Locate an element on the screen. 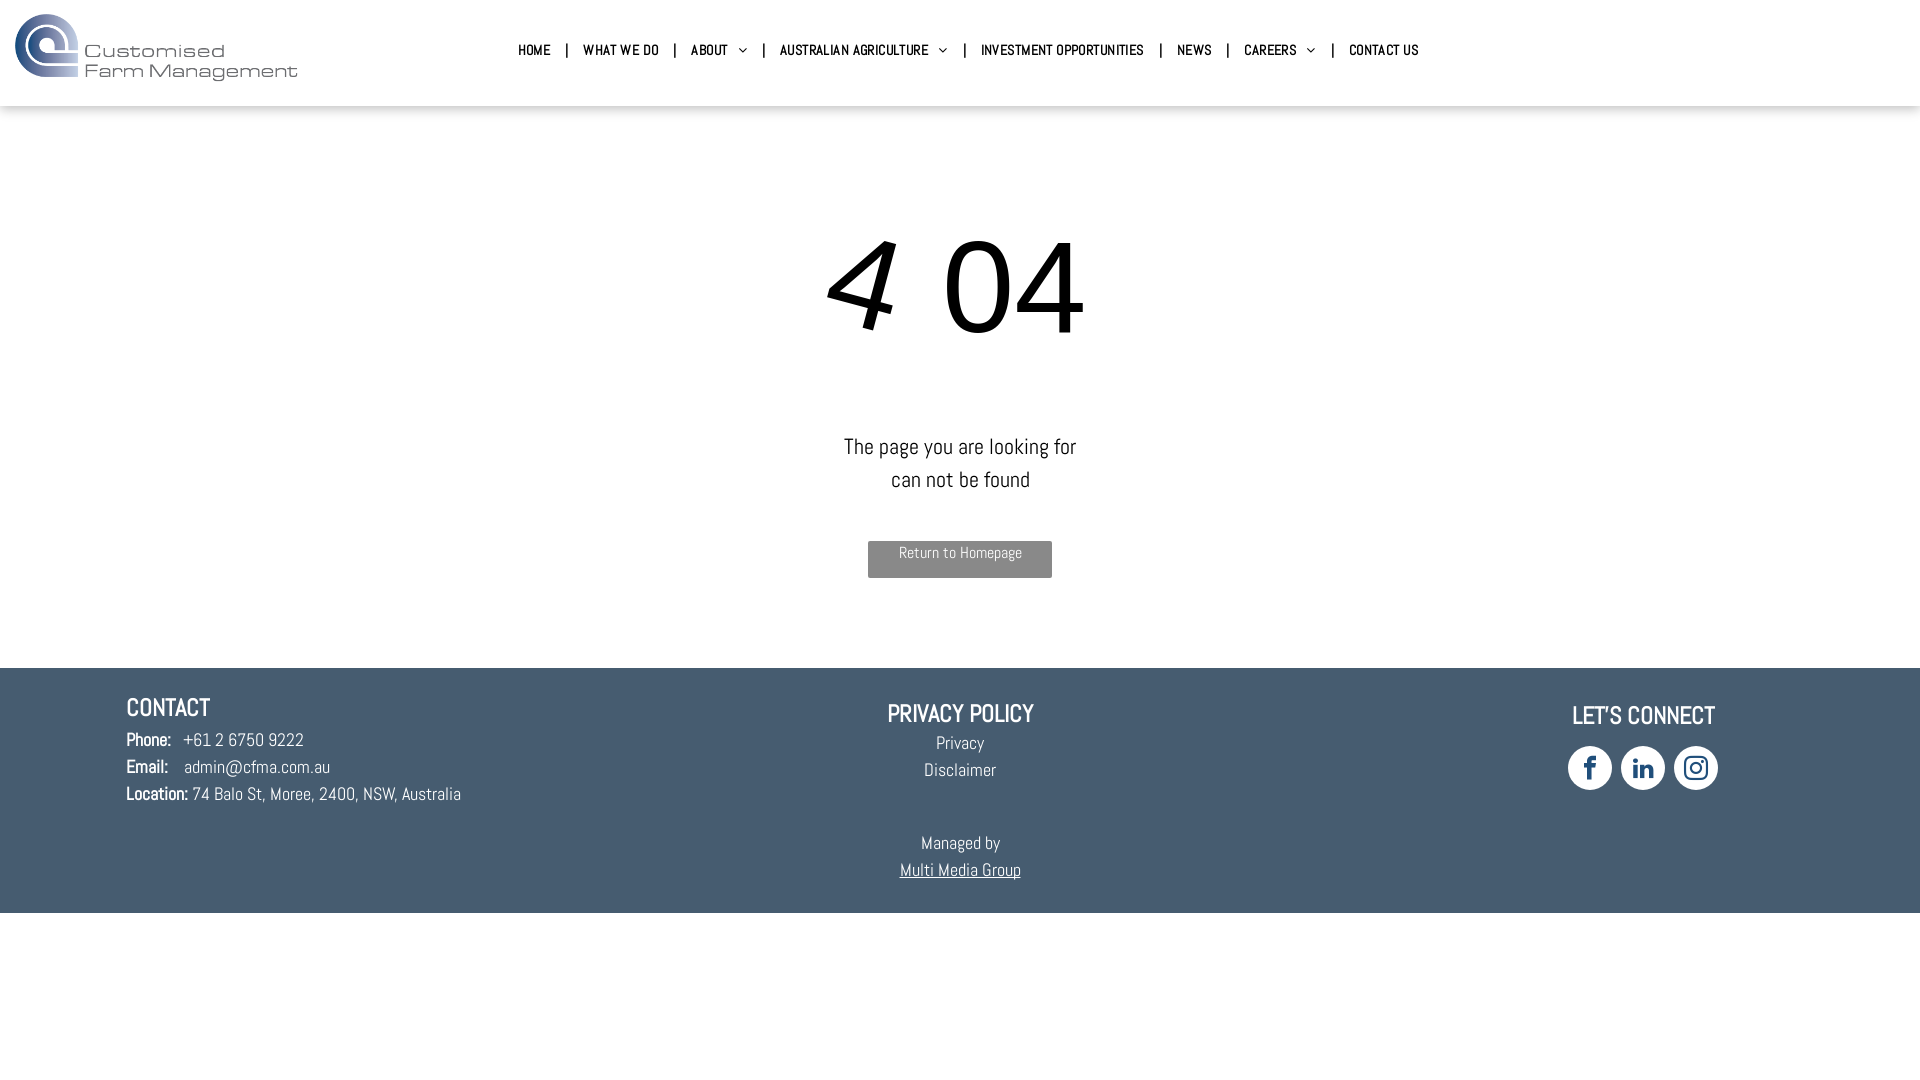  'CONTACT US' is located at coordinates (1334, 50).